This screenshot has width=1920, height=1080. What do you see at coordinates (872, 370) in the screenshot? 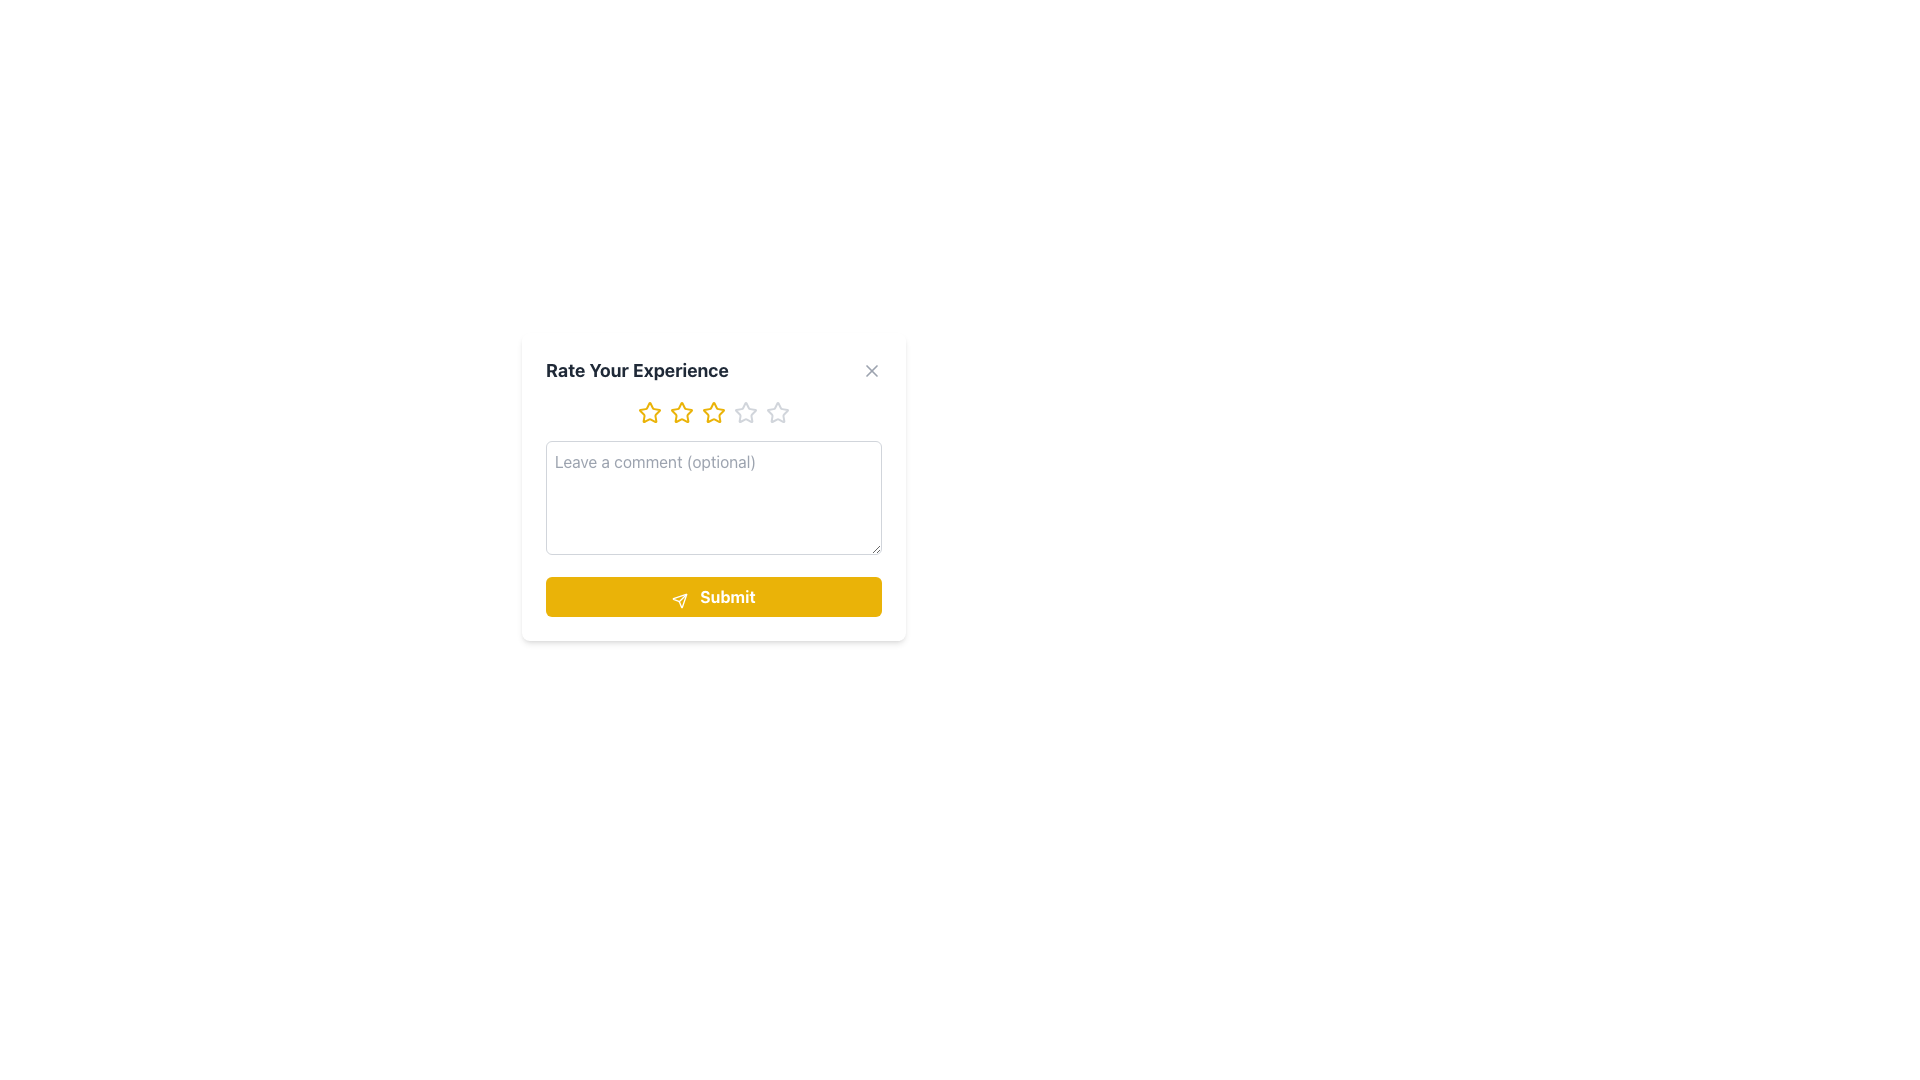
I see `the cross-shaped button located at the top-right corner of the 'Rate Your Experience' dialog box` at bounding box center [872, 370].